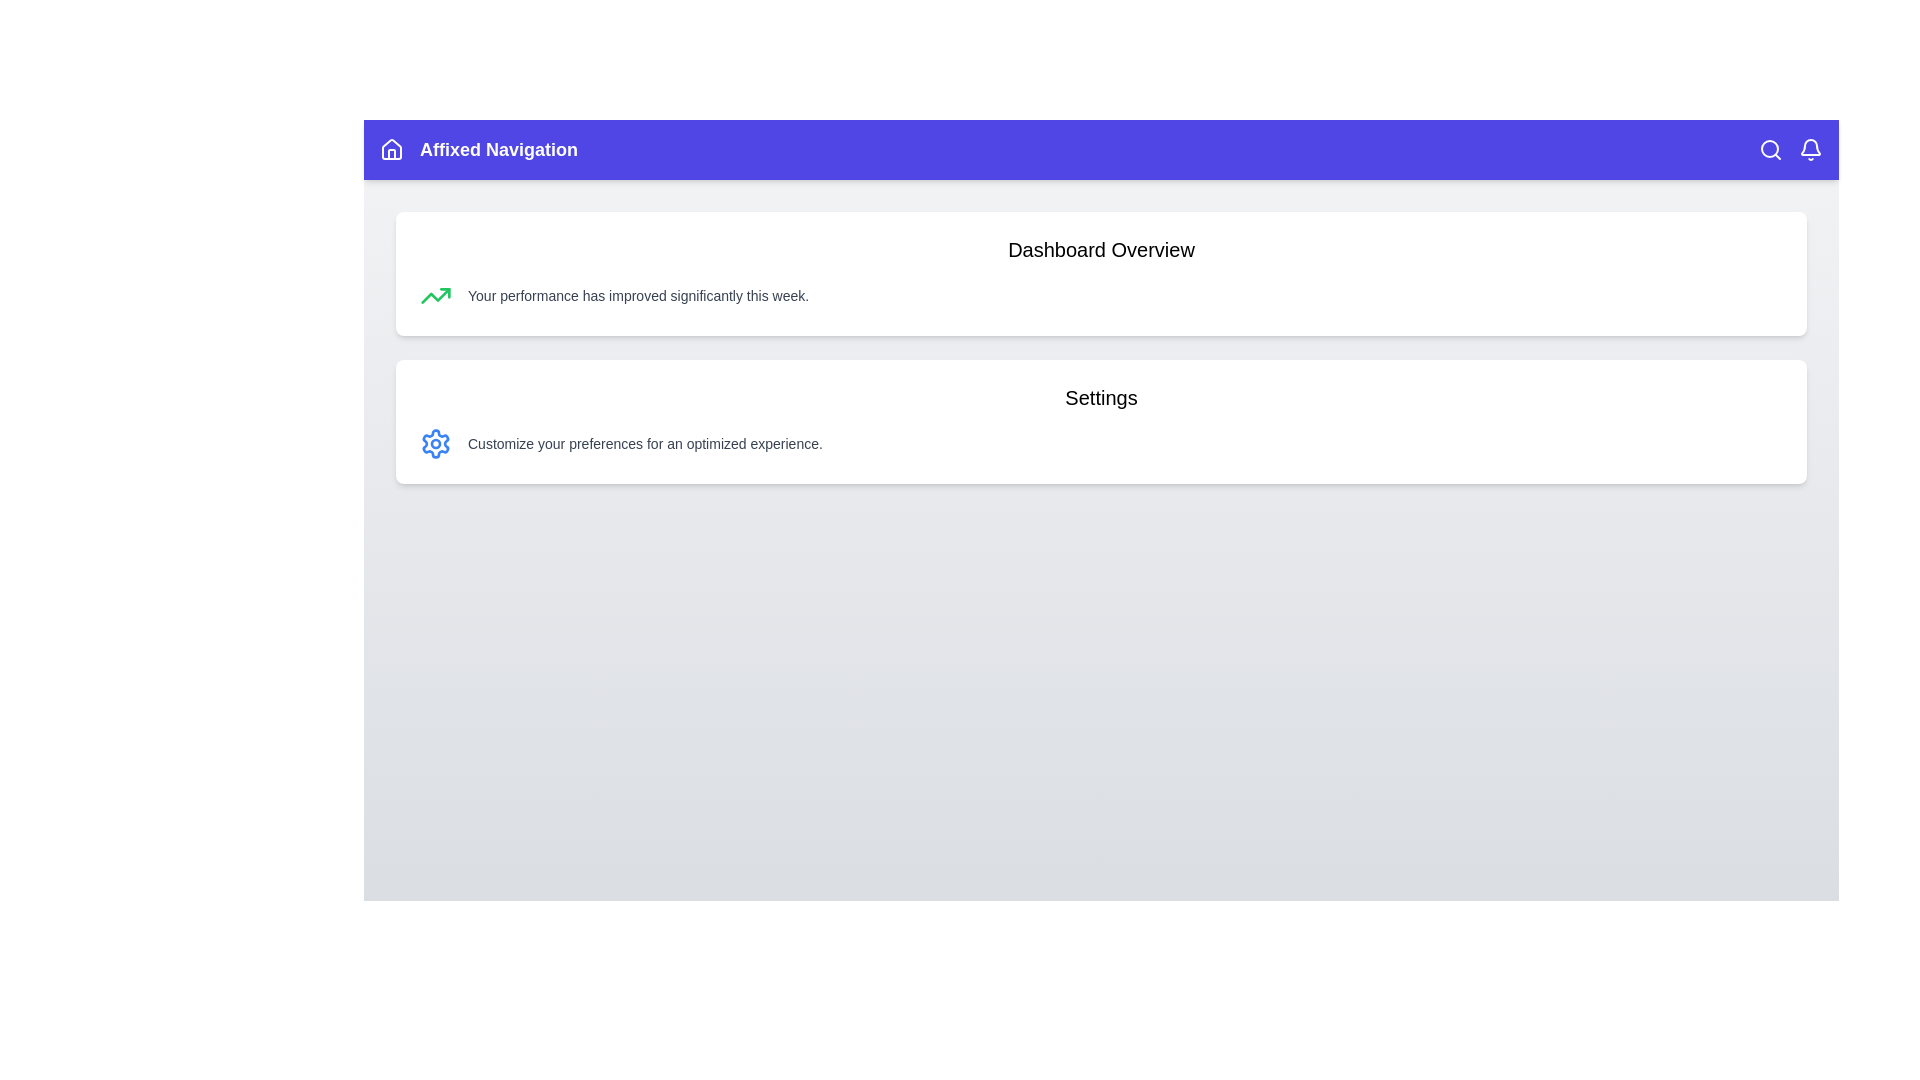 The width and height of the screenshot is (1920, 1080). I want to click on the magnifying glass icon button in the top-right corner of the interface to change its color to gray, so click(1771, 149).